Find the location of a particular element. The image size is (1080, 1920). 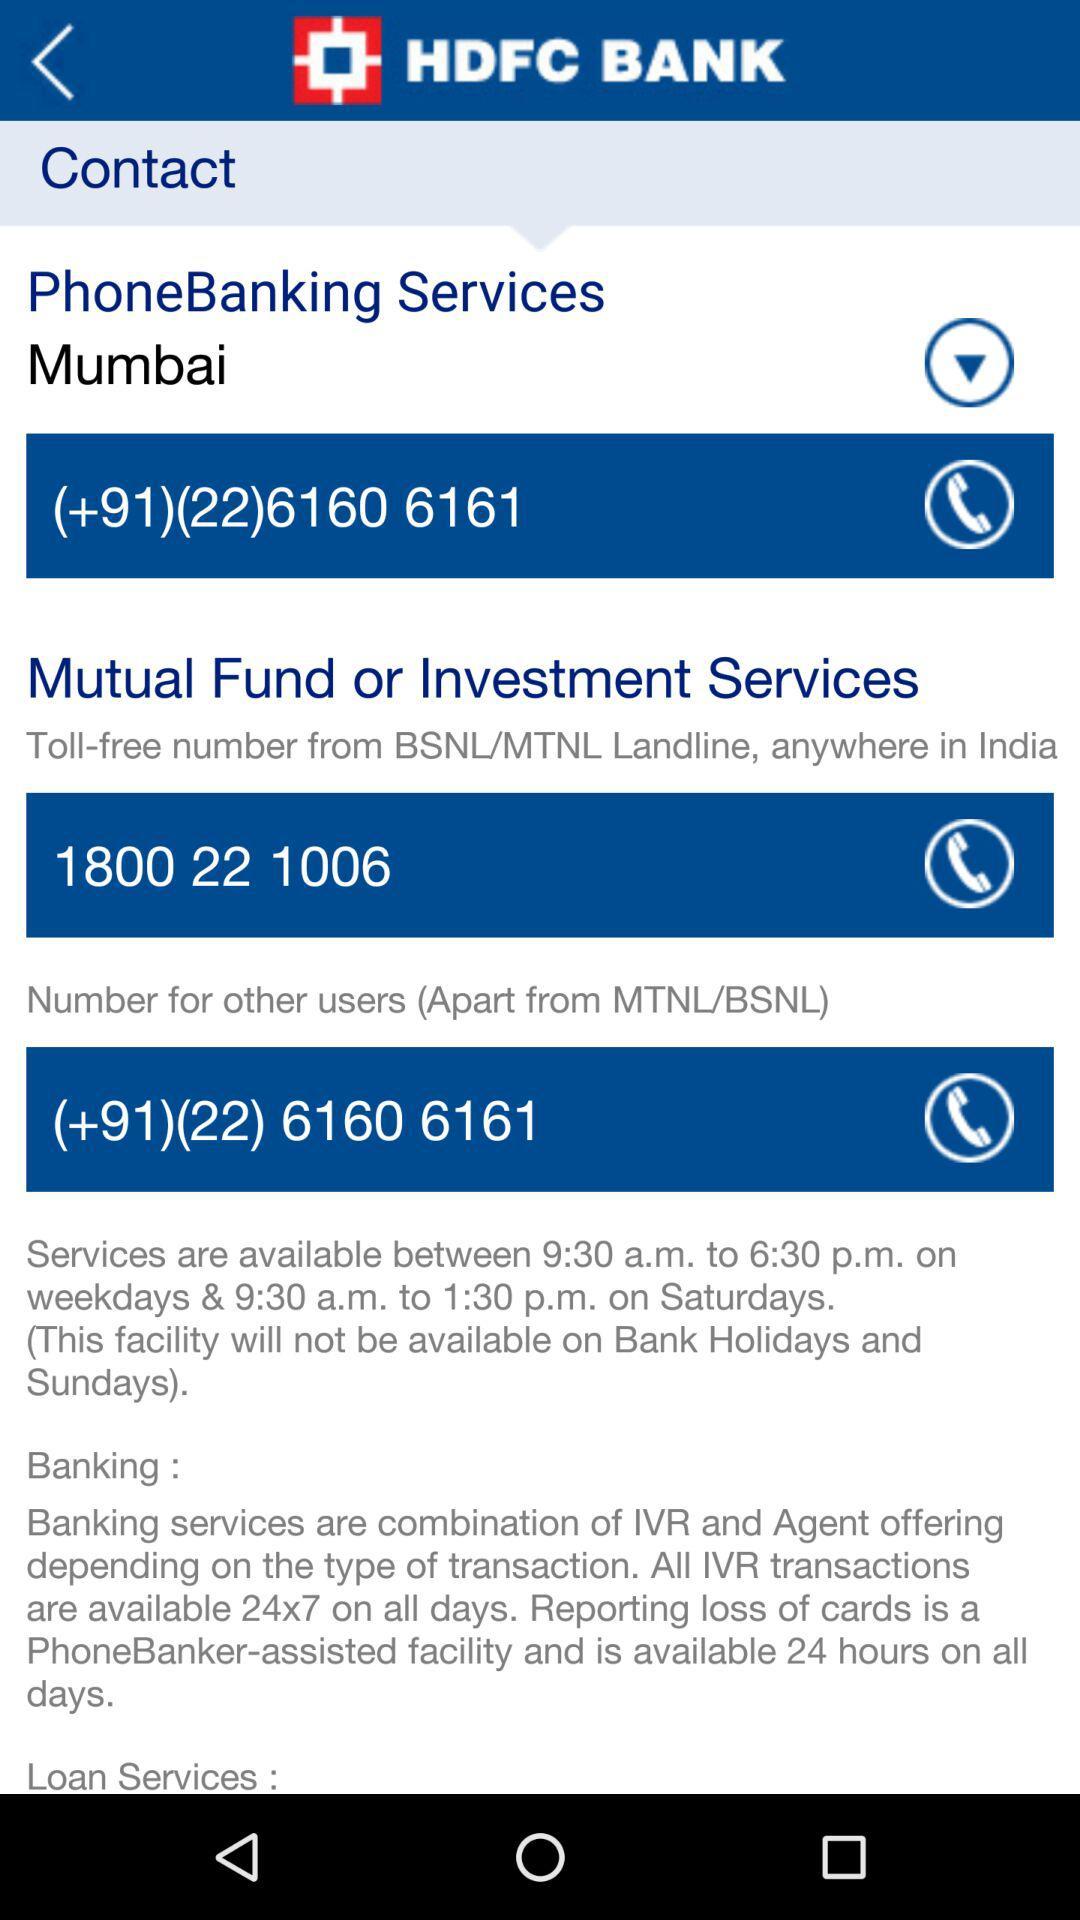

call the listed number is located at coordinates (968, 1116).